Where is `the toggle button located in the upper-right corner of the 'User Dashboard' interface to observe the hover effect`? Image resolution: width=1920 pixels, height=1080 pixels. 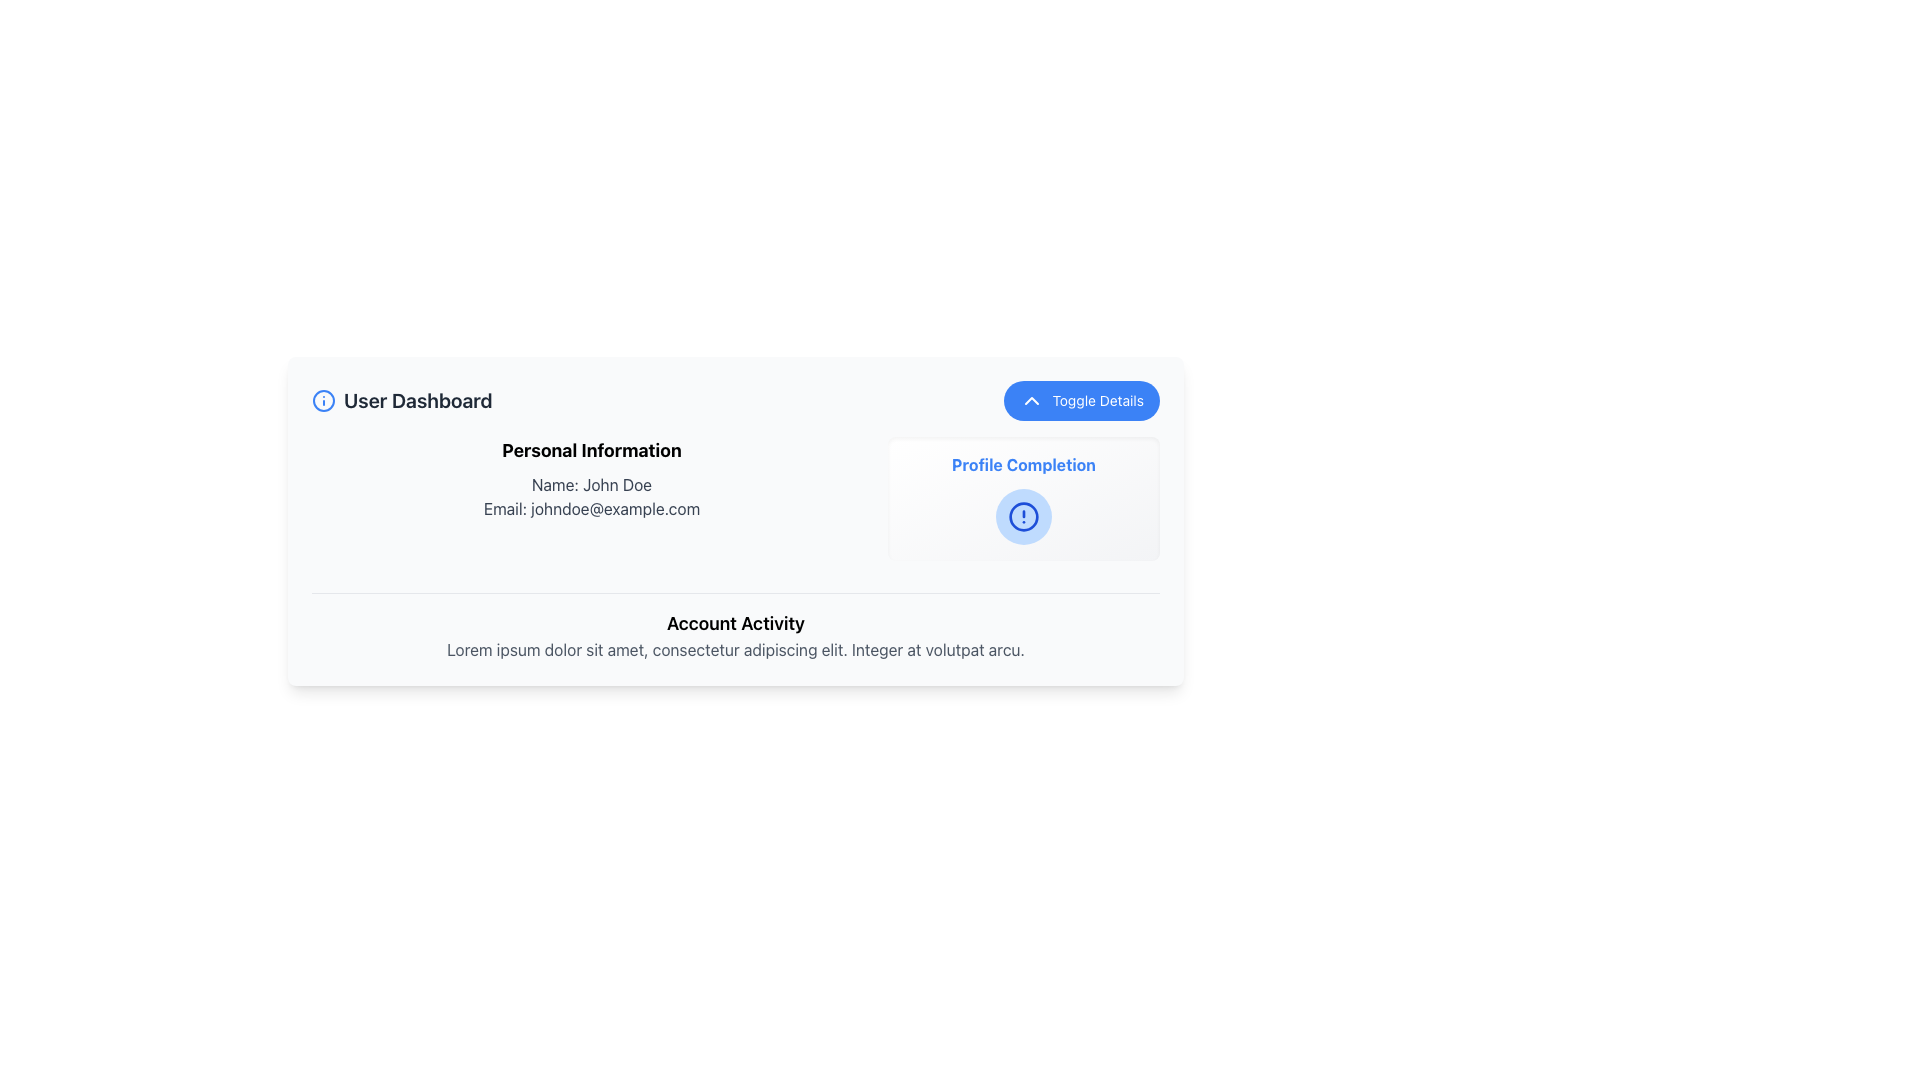
the toggle button located in the upper-right corner of the 'User Dashboard' interface to observe the hover effect is located at coordinates (1081, 401).